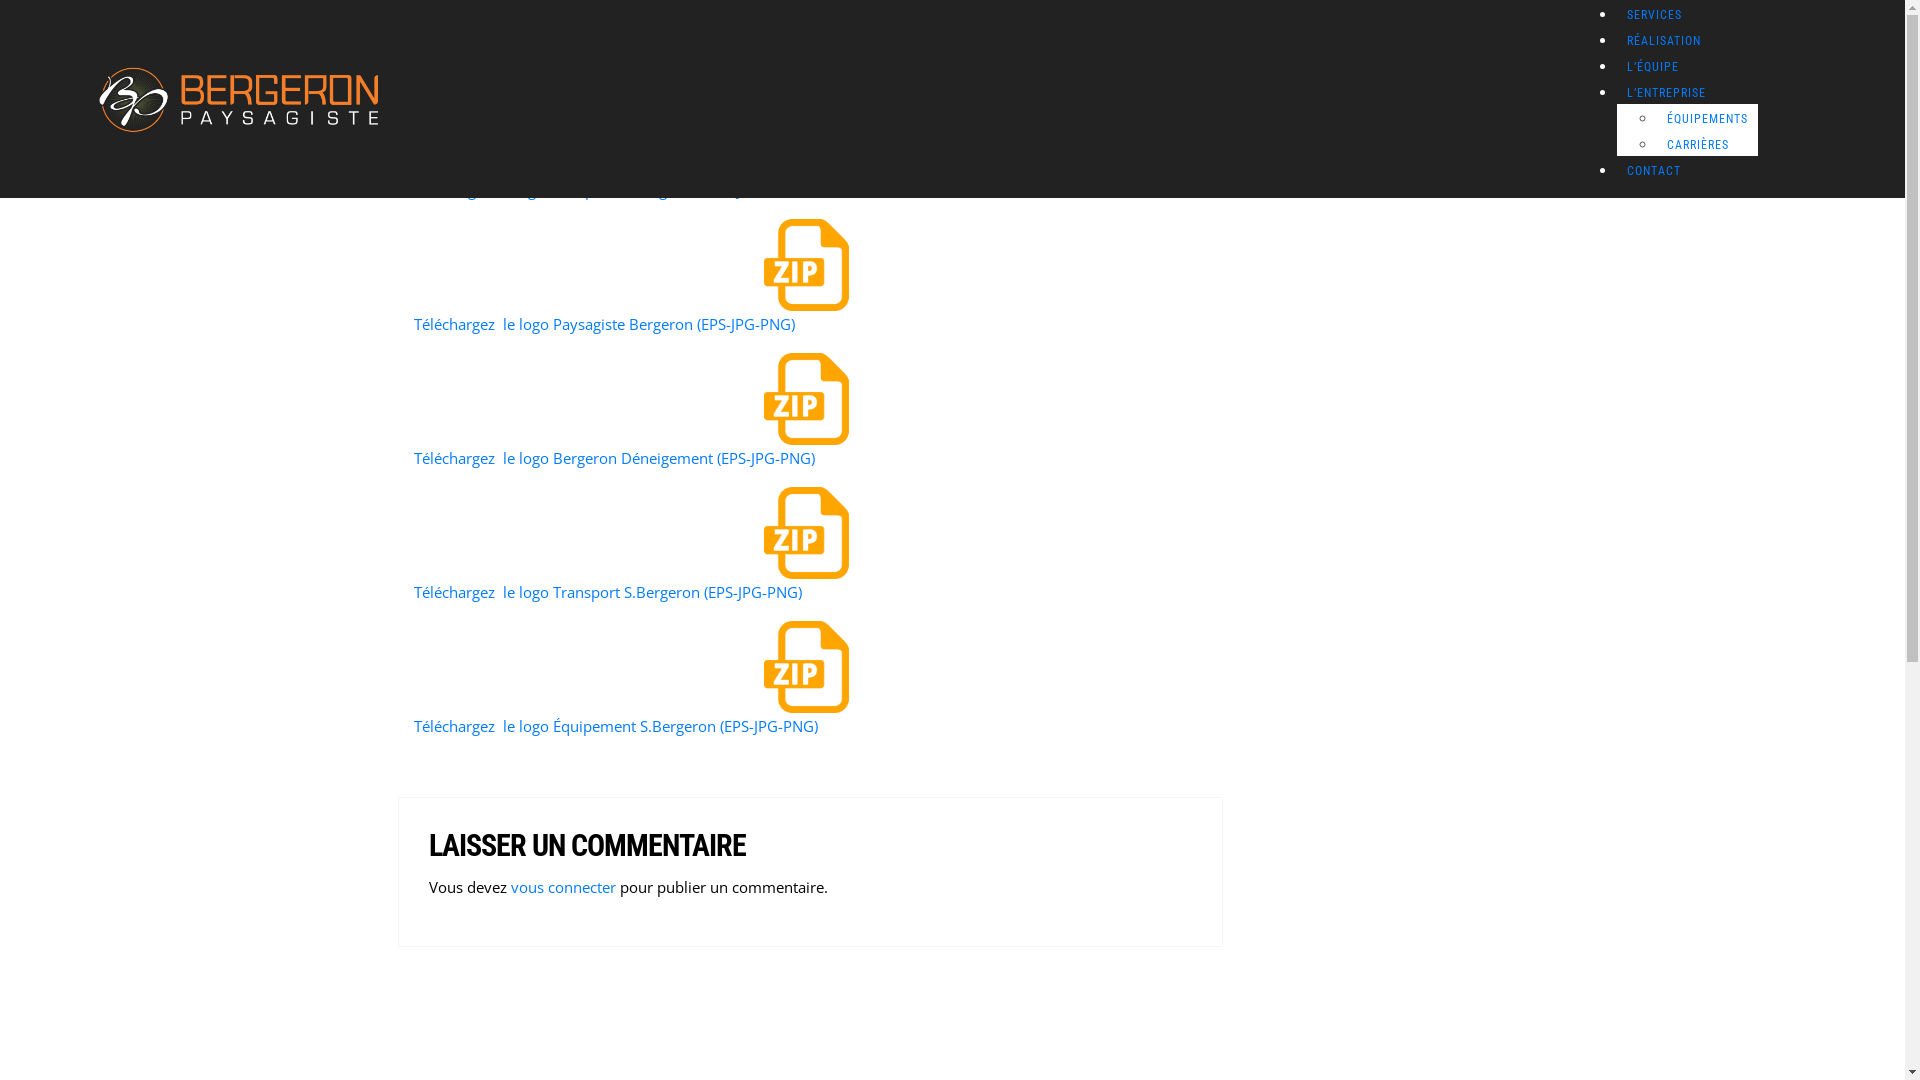 Image resolution: width=1920 pixels, height=1080 pixels. Describe the element at coordinates (1654, 169) in the screenshot. I see `'CONTACT'` at that location.